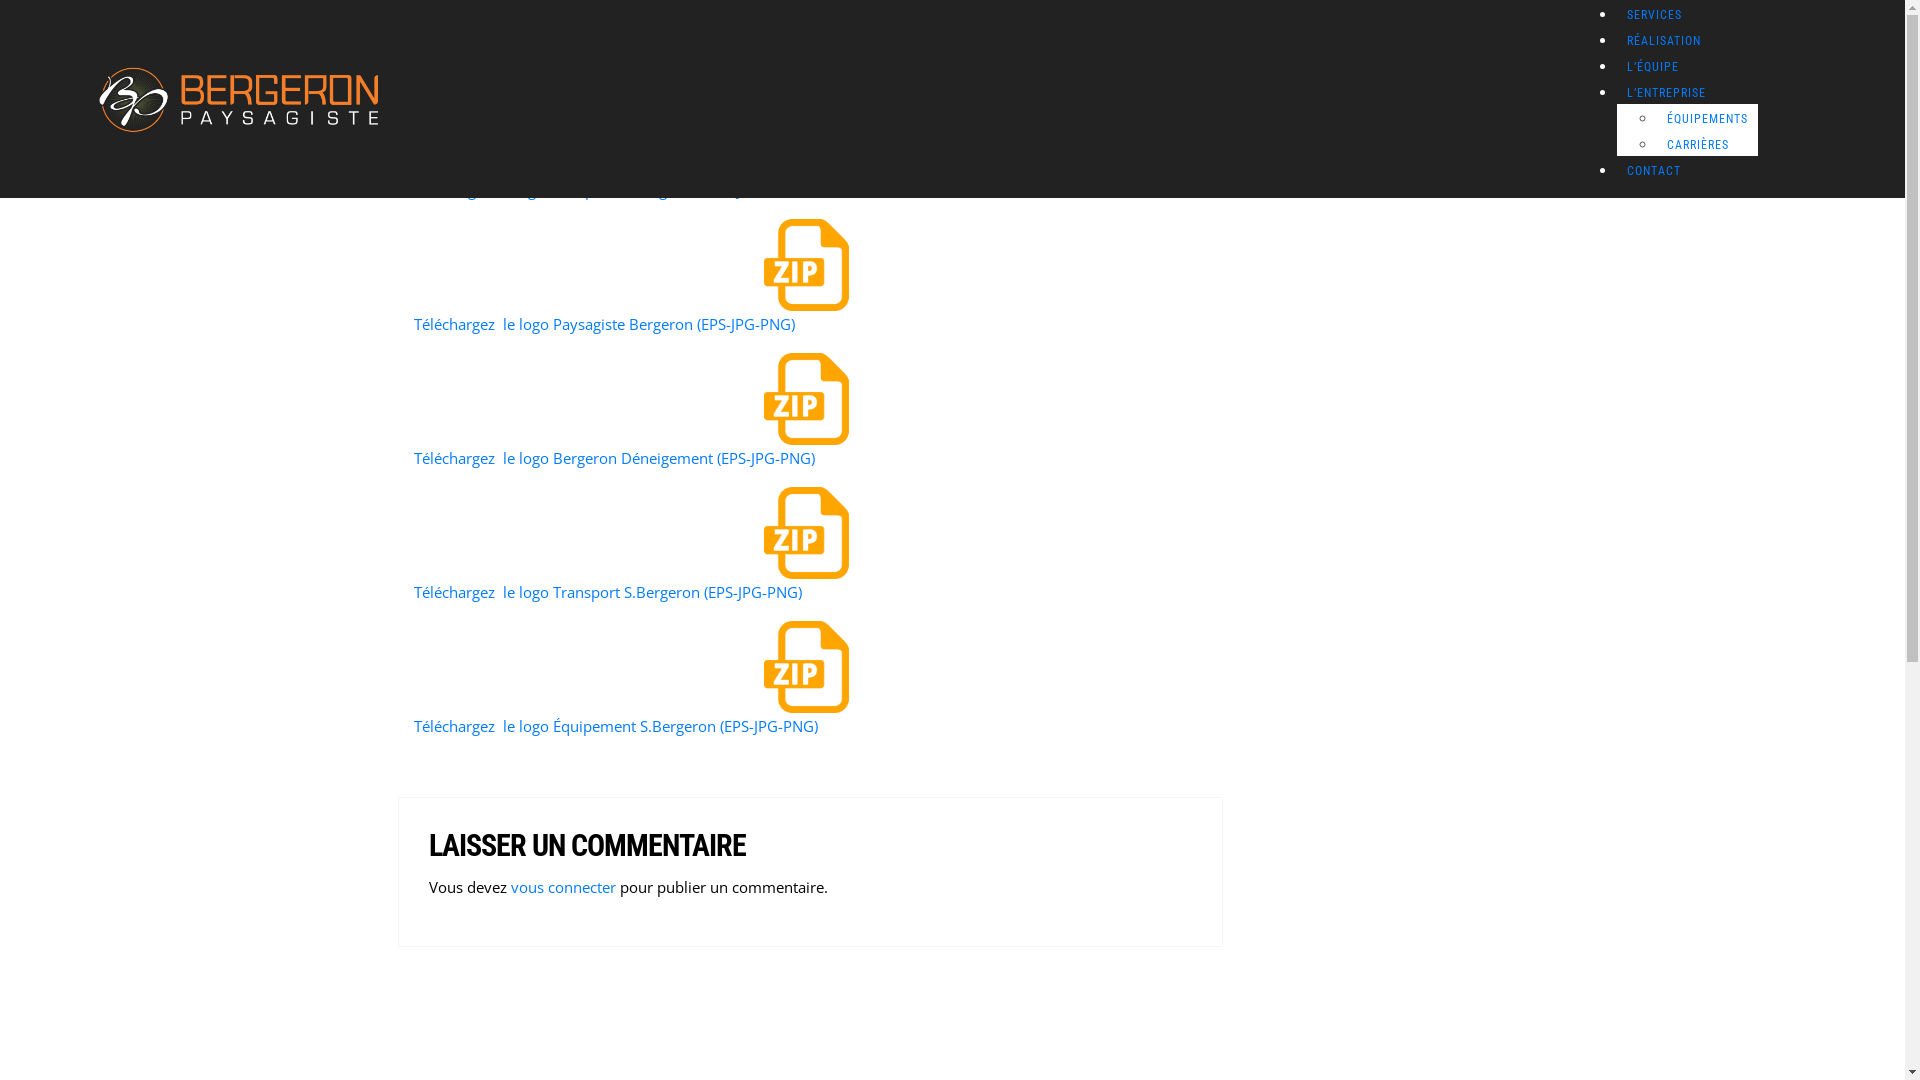 Image resolution: width=1920 pixels, height=1080 pixels. Describe the element at coordinates (1654, 169) in the screenshot. I see `'CONTACT'` at that location.